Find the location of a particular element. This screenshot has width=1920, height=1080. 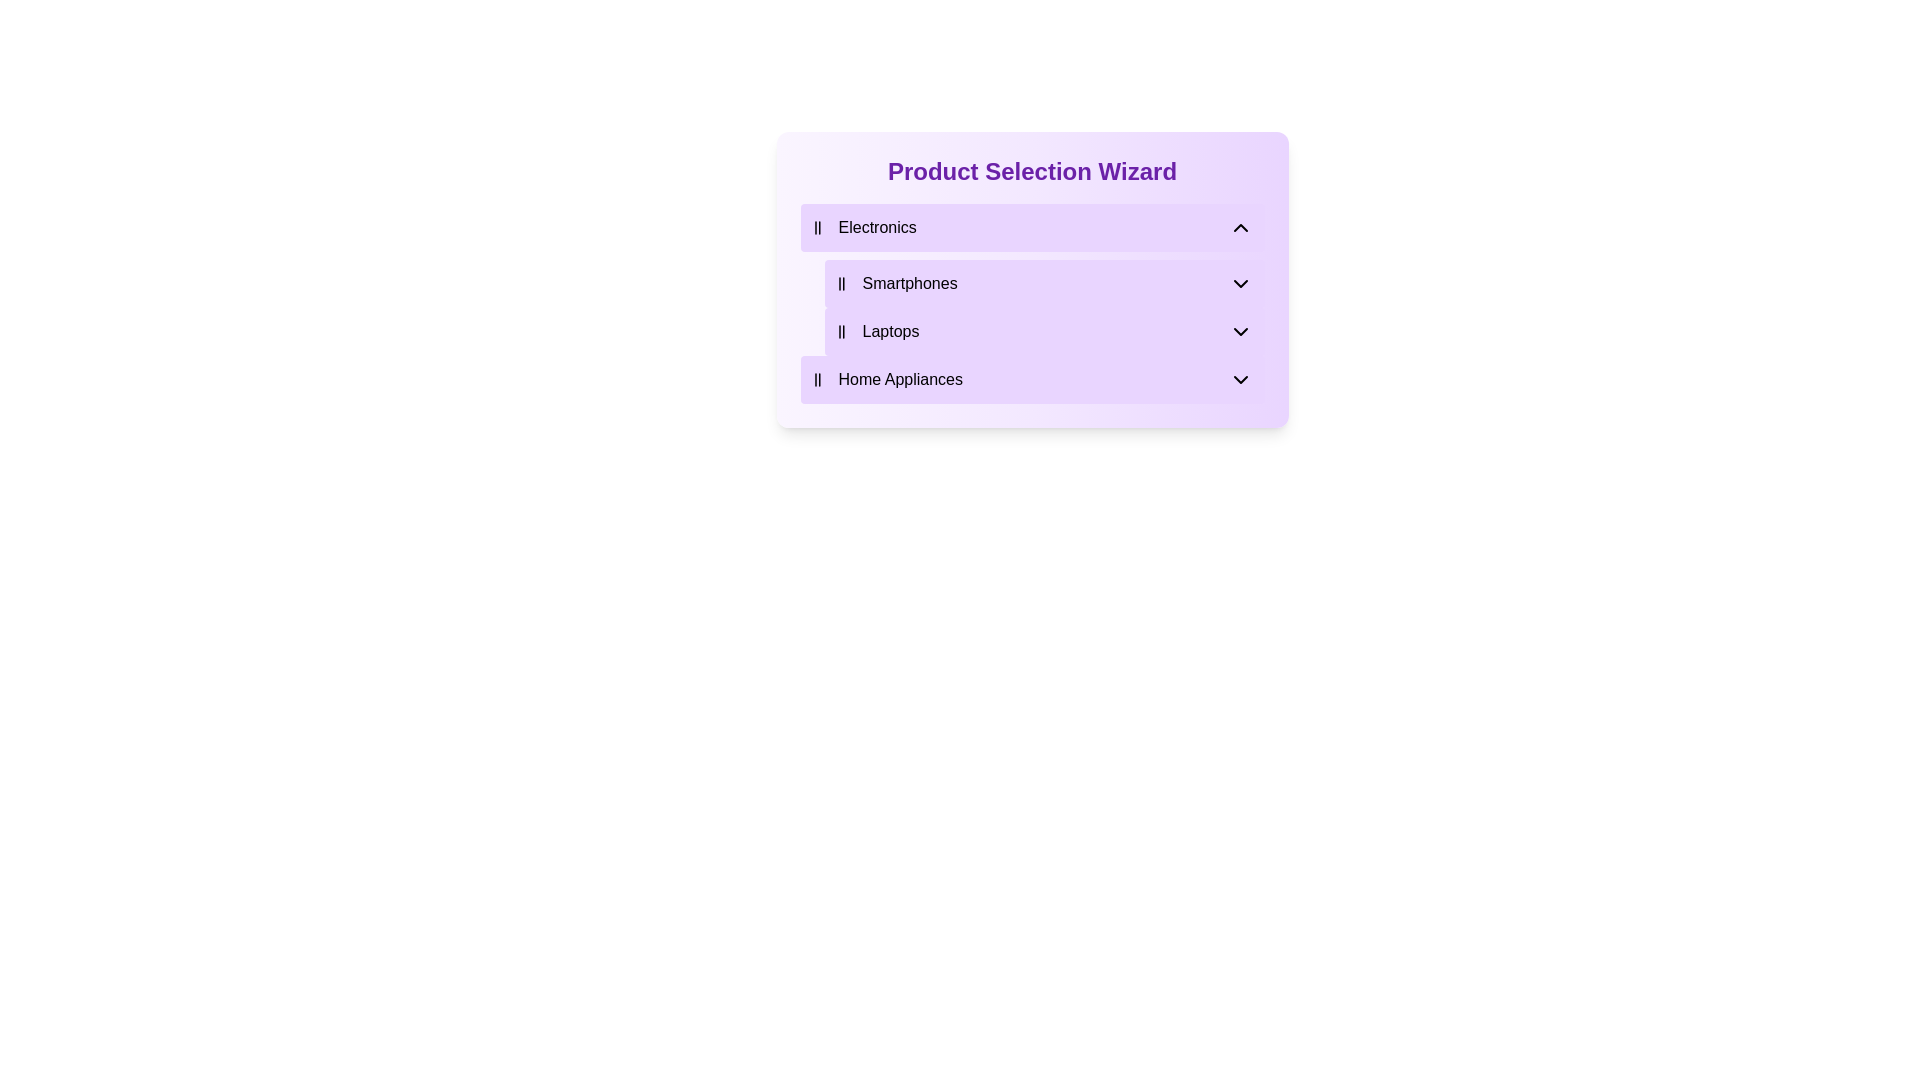

the text label that categorizes the section as 'Laptops' in the submenu of the 'Electronics' section of the product selection wizard is located at coordinates (889, 330).